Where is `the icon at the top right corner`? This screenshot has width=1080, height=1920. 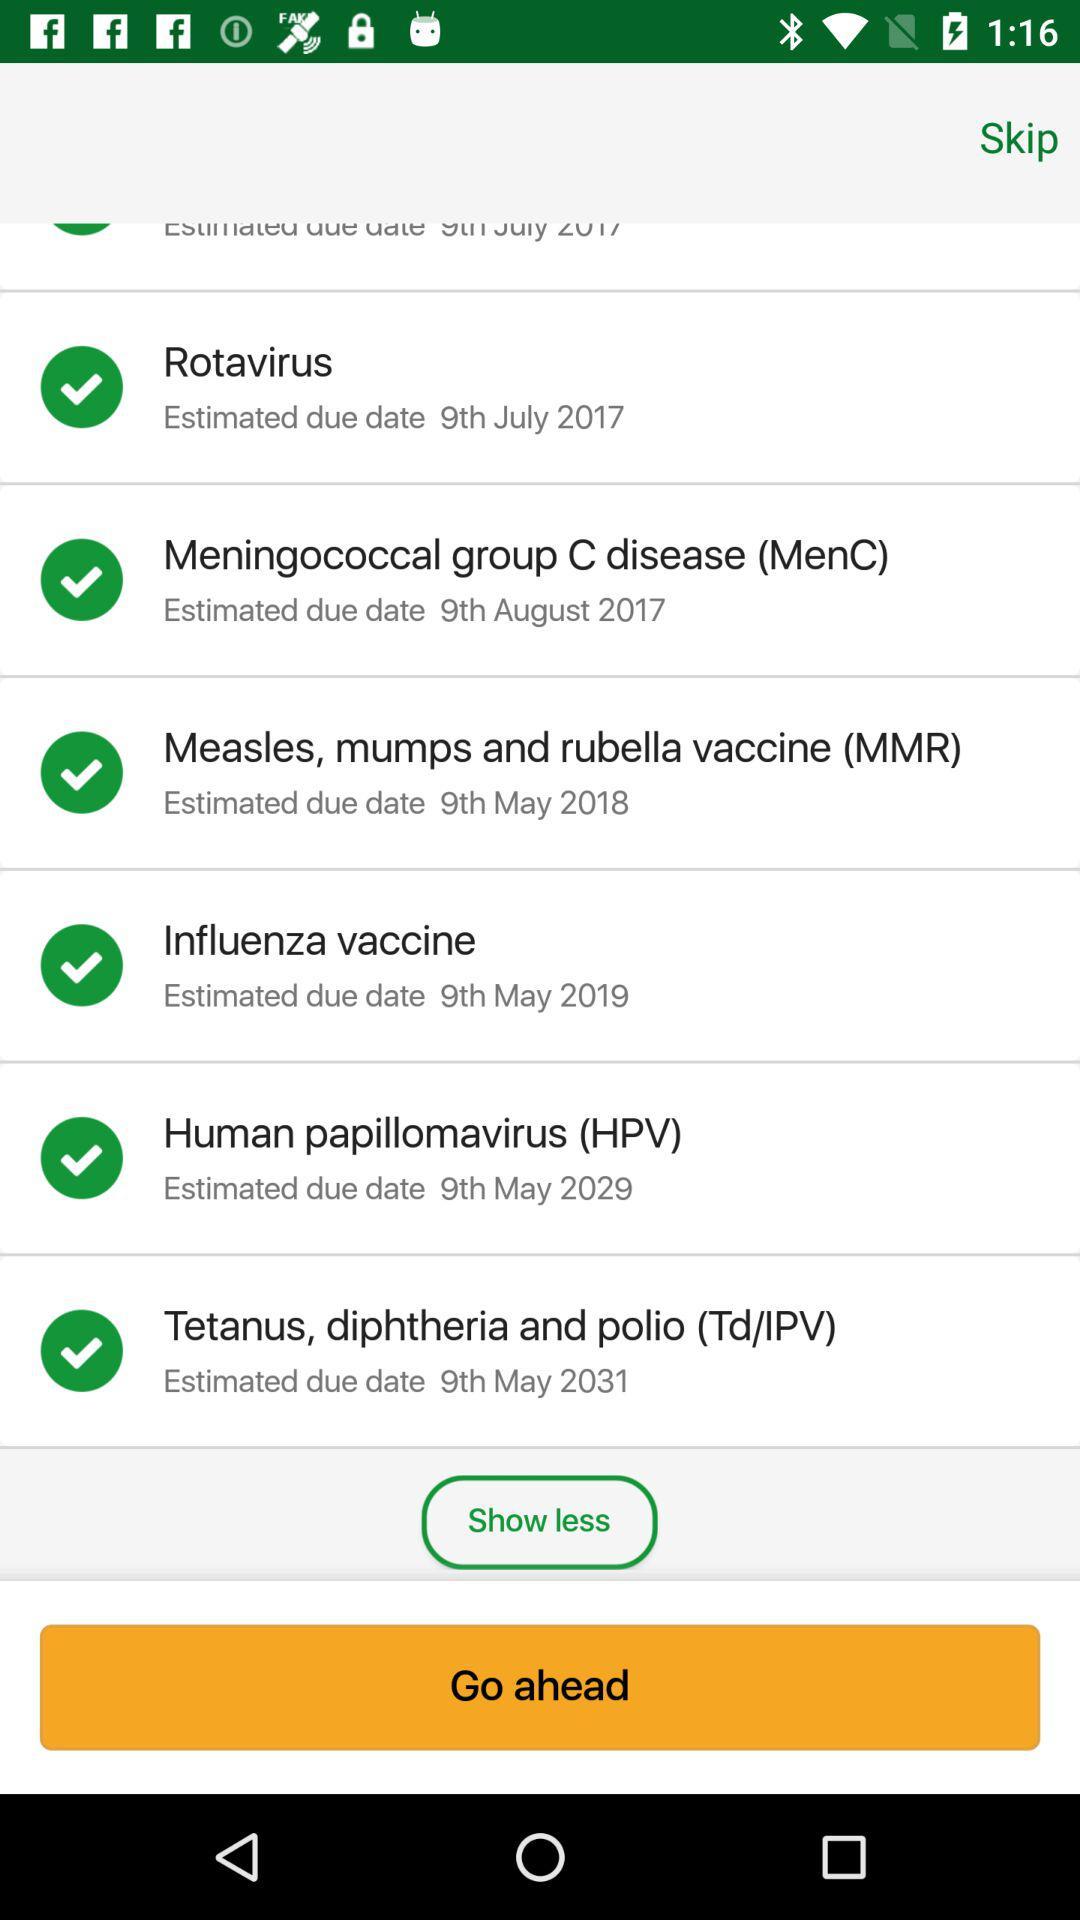
the icon at the top right corner is located at coordinates (1019, 135).